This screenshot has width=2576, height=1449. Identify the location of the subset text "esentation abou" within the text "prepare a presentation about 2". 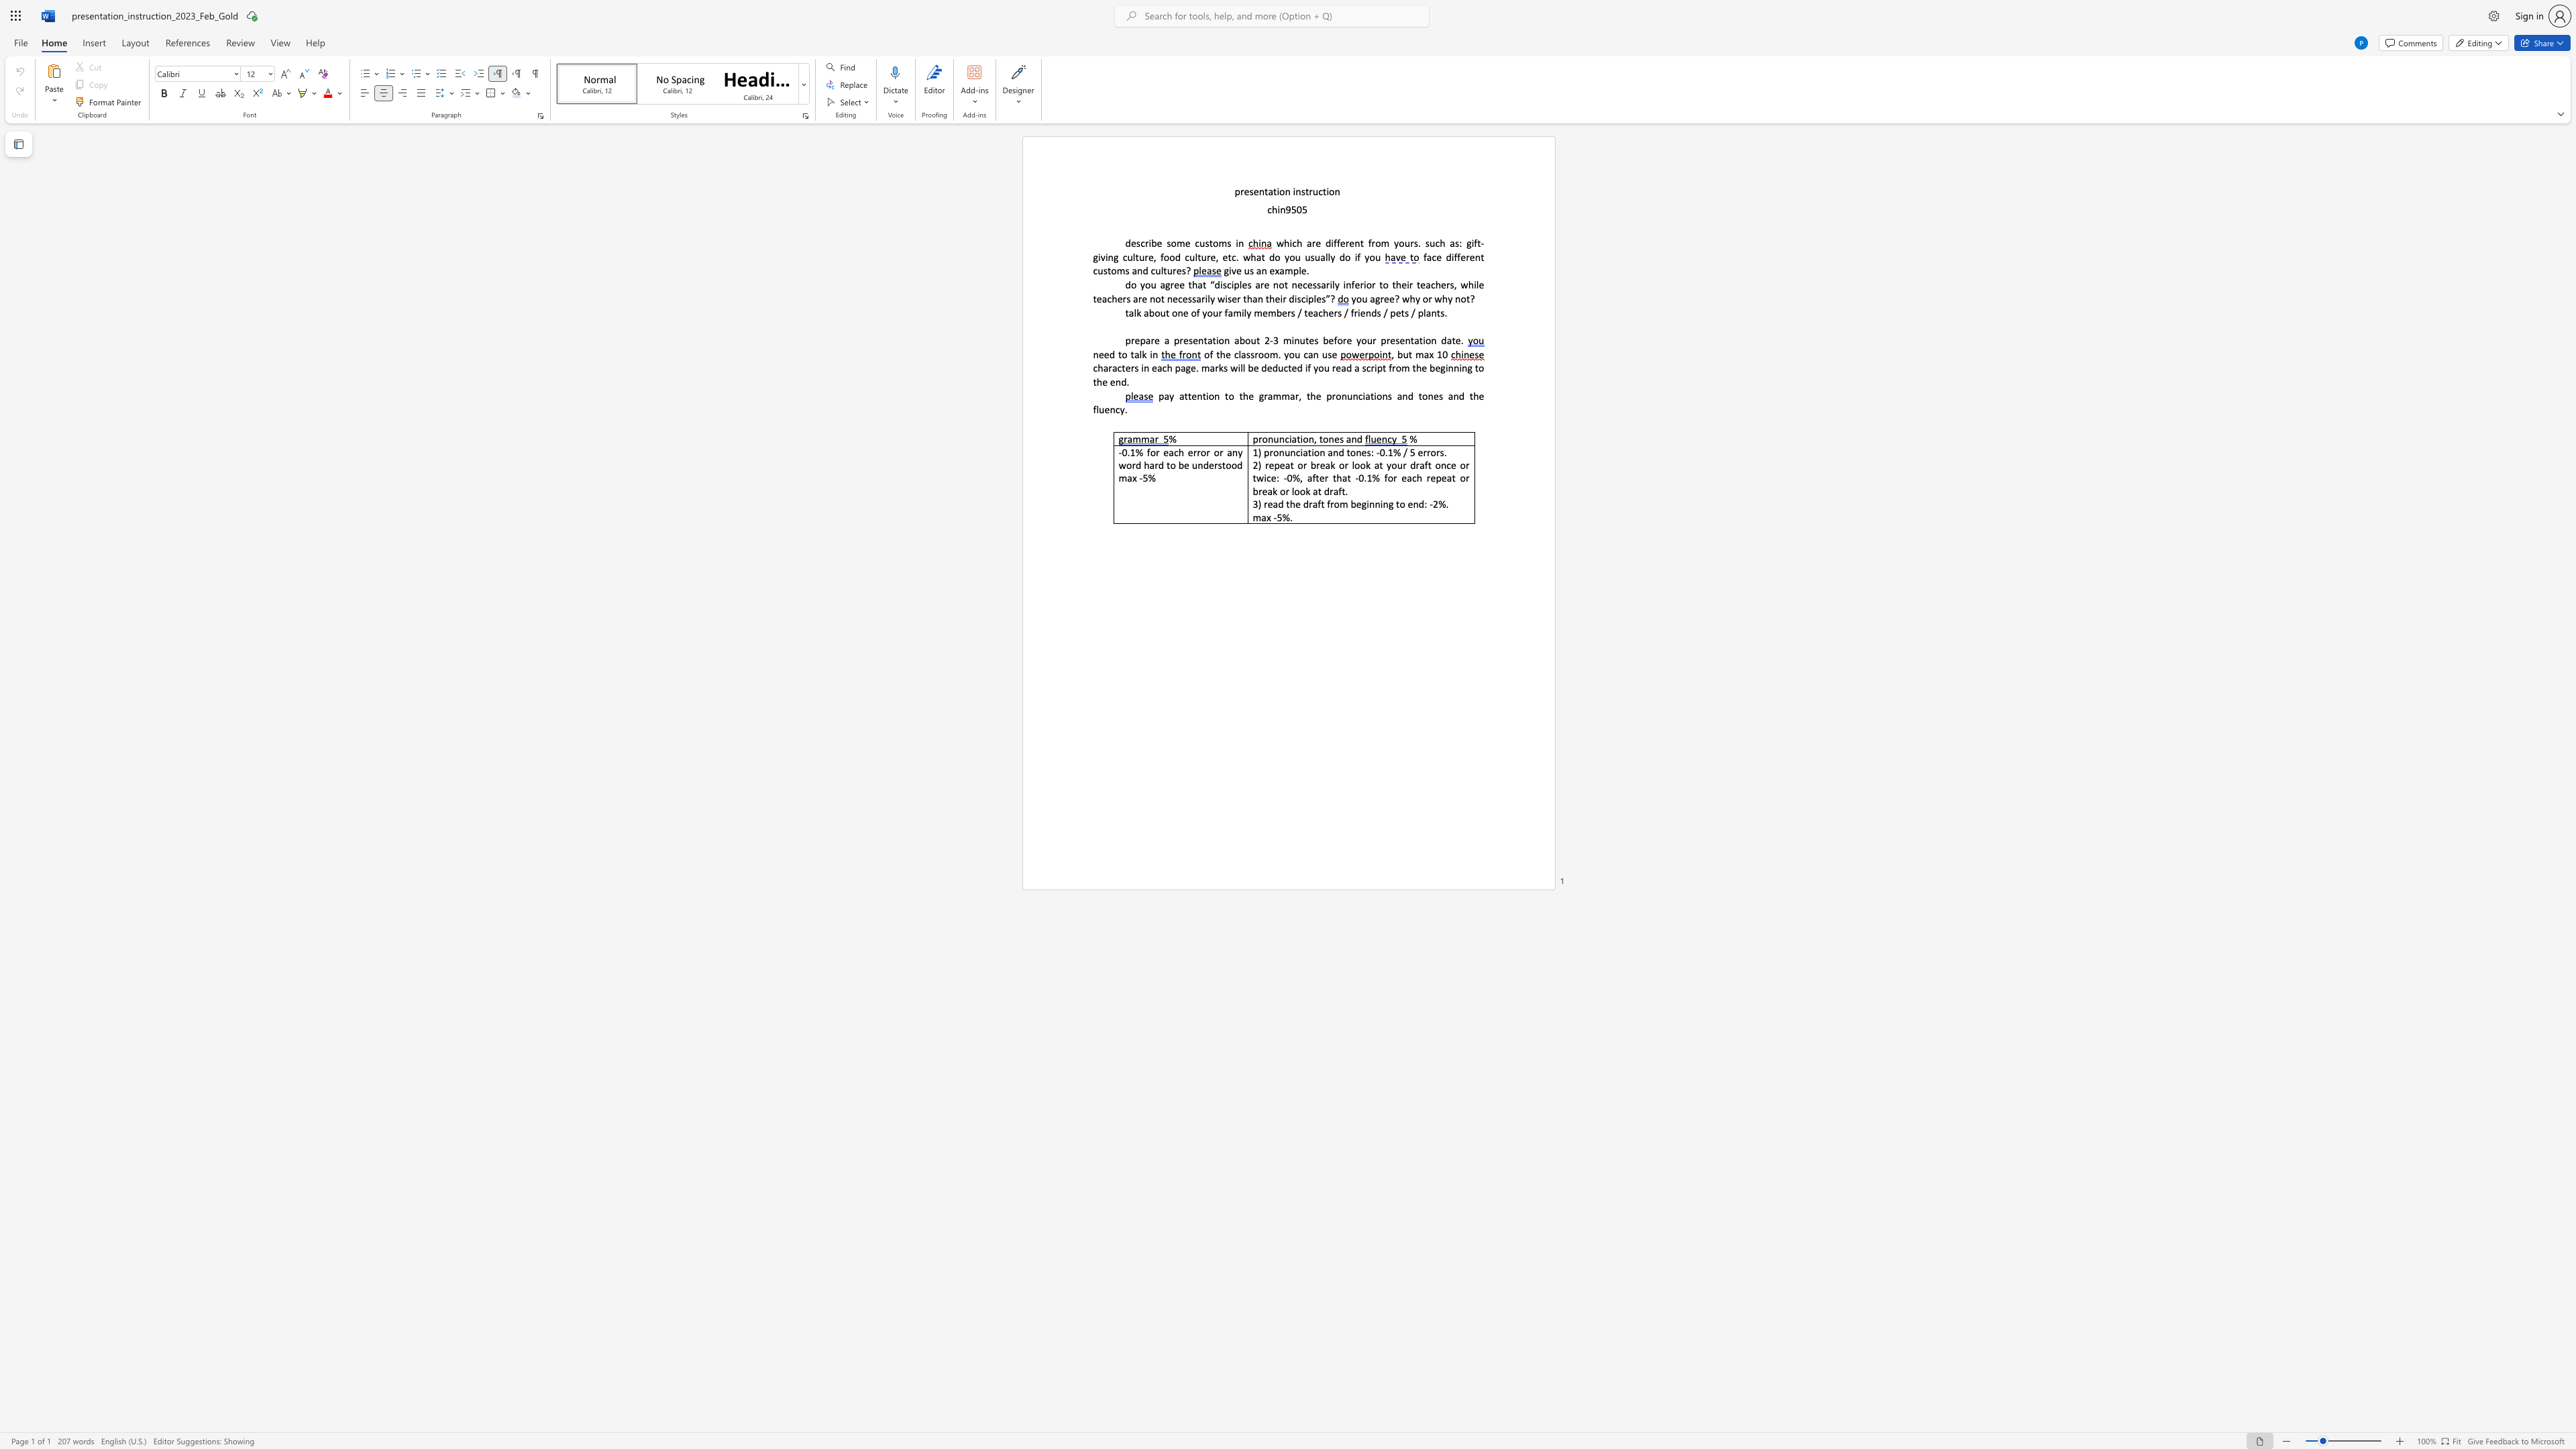
(1183, 339).